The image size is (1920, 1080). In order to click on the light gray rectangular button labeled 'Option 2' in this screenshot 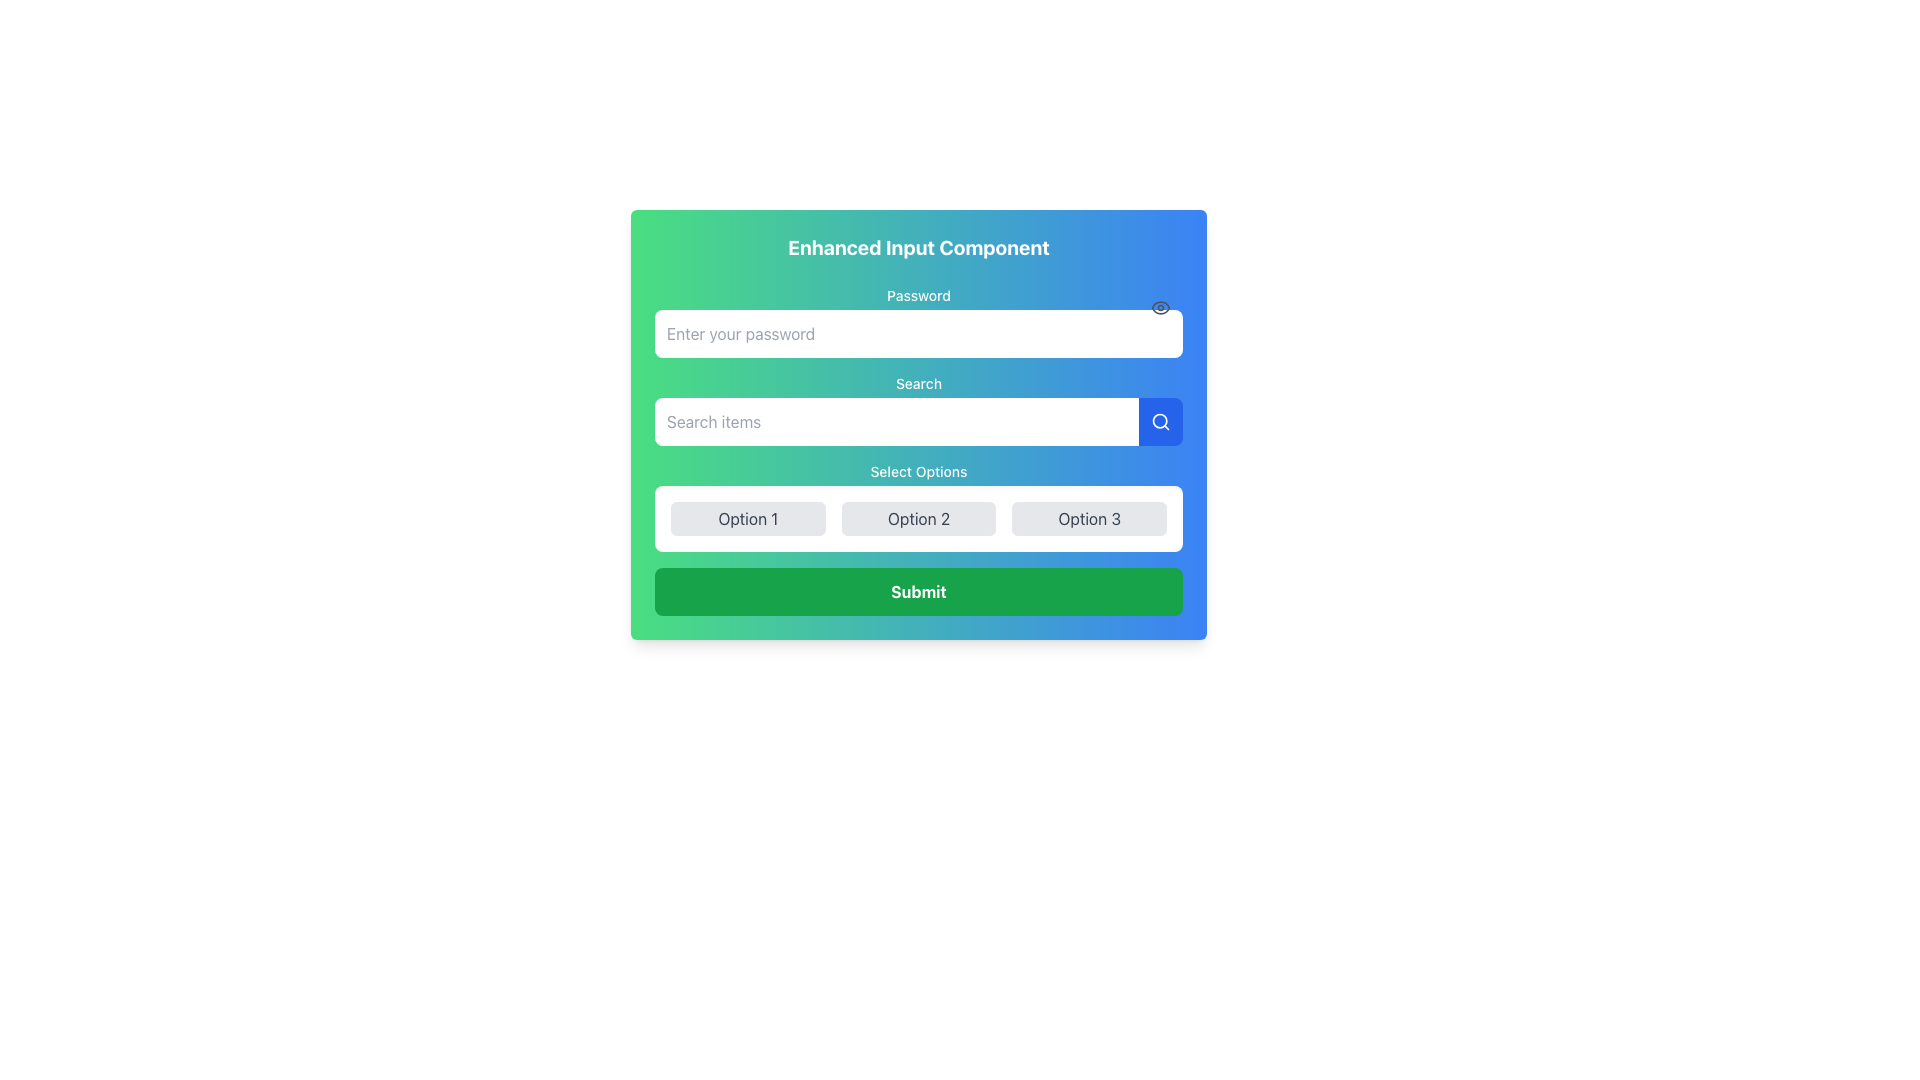, I will do `click(917, 518)`.